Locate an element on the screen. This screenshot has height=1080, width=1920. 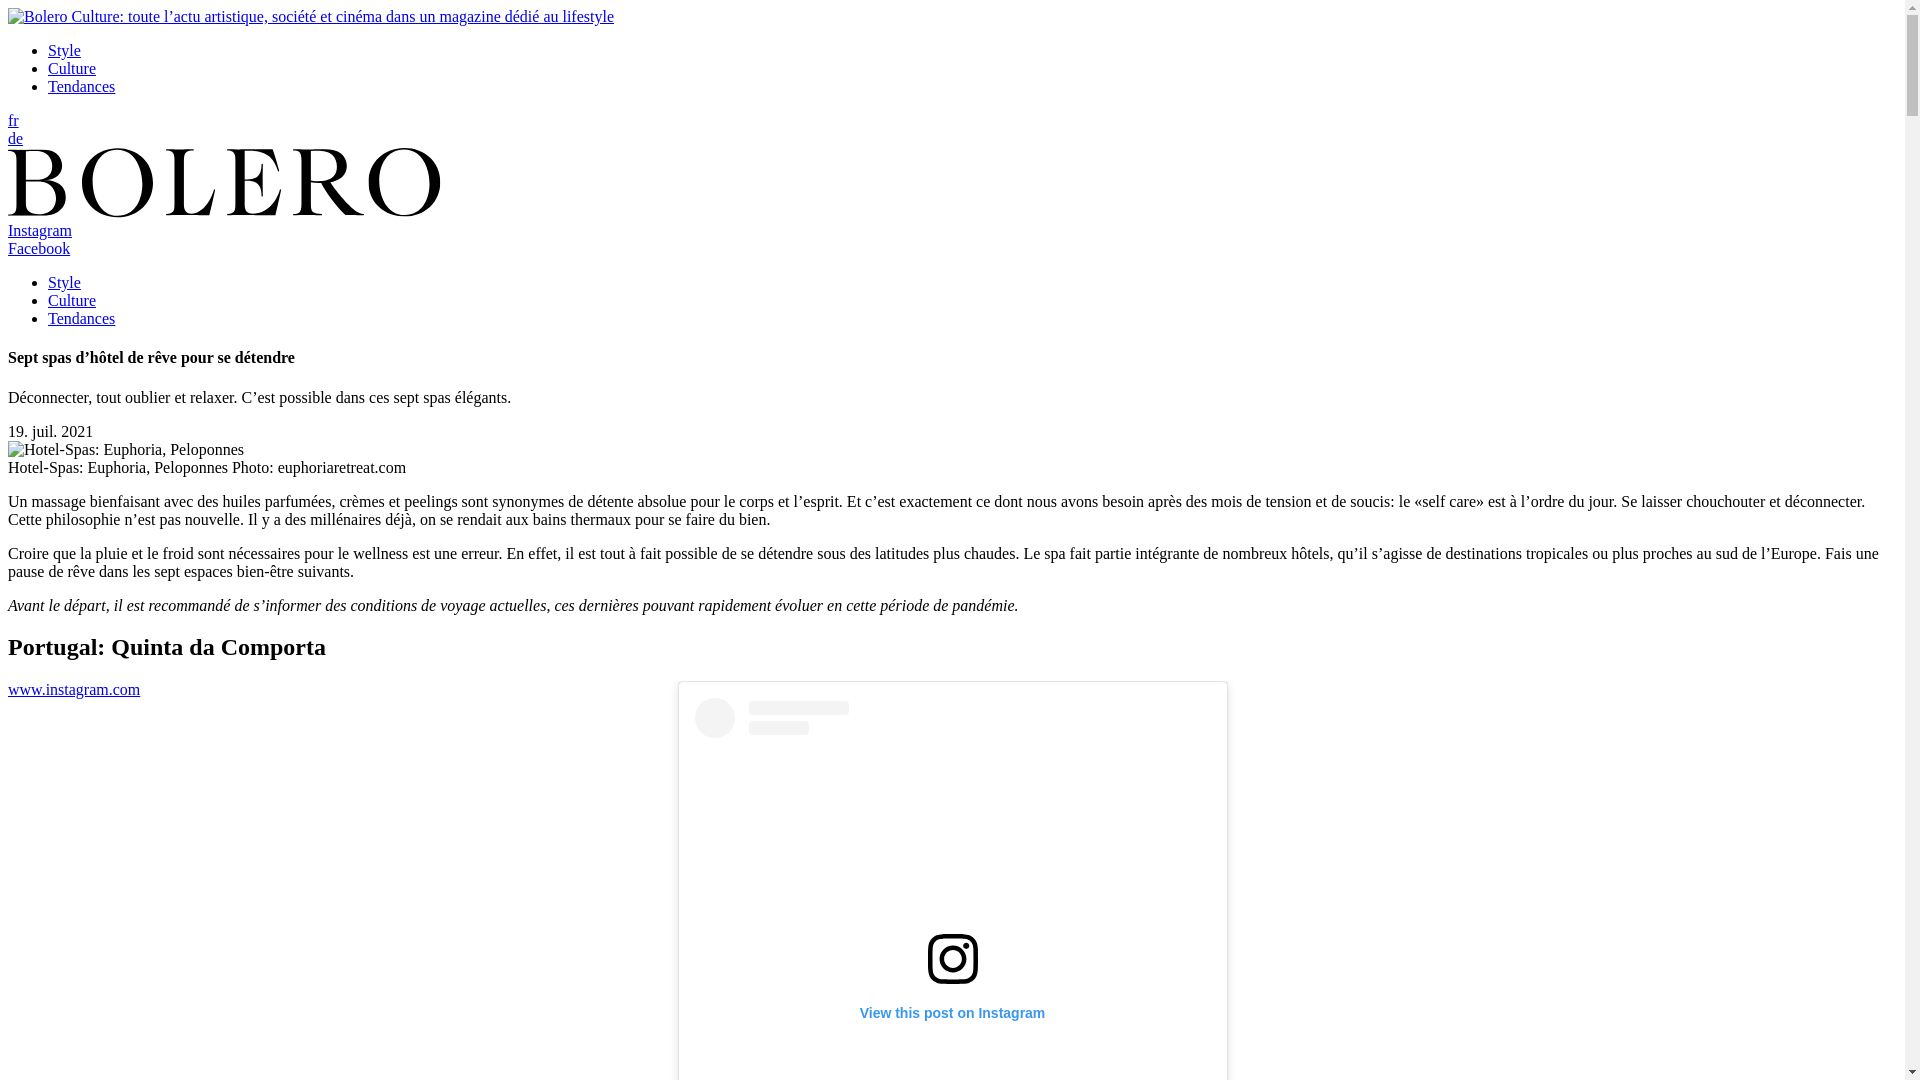
'Instagram' is located at coordinates (39, 229).